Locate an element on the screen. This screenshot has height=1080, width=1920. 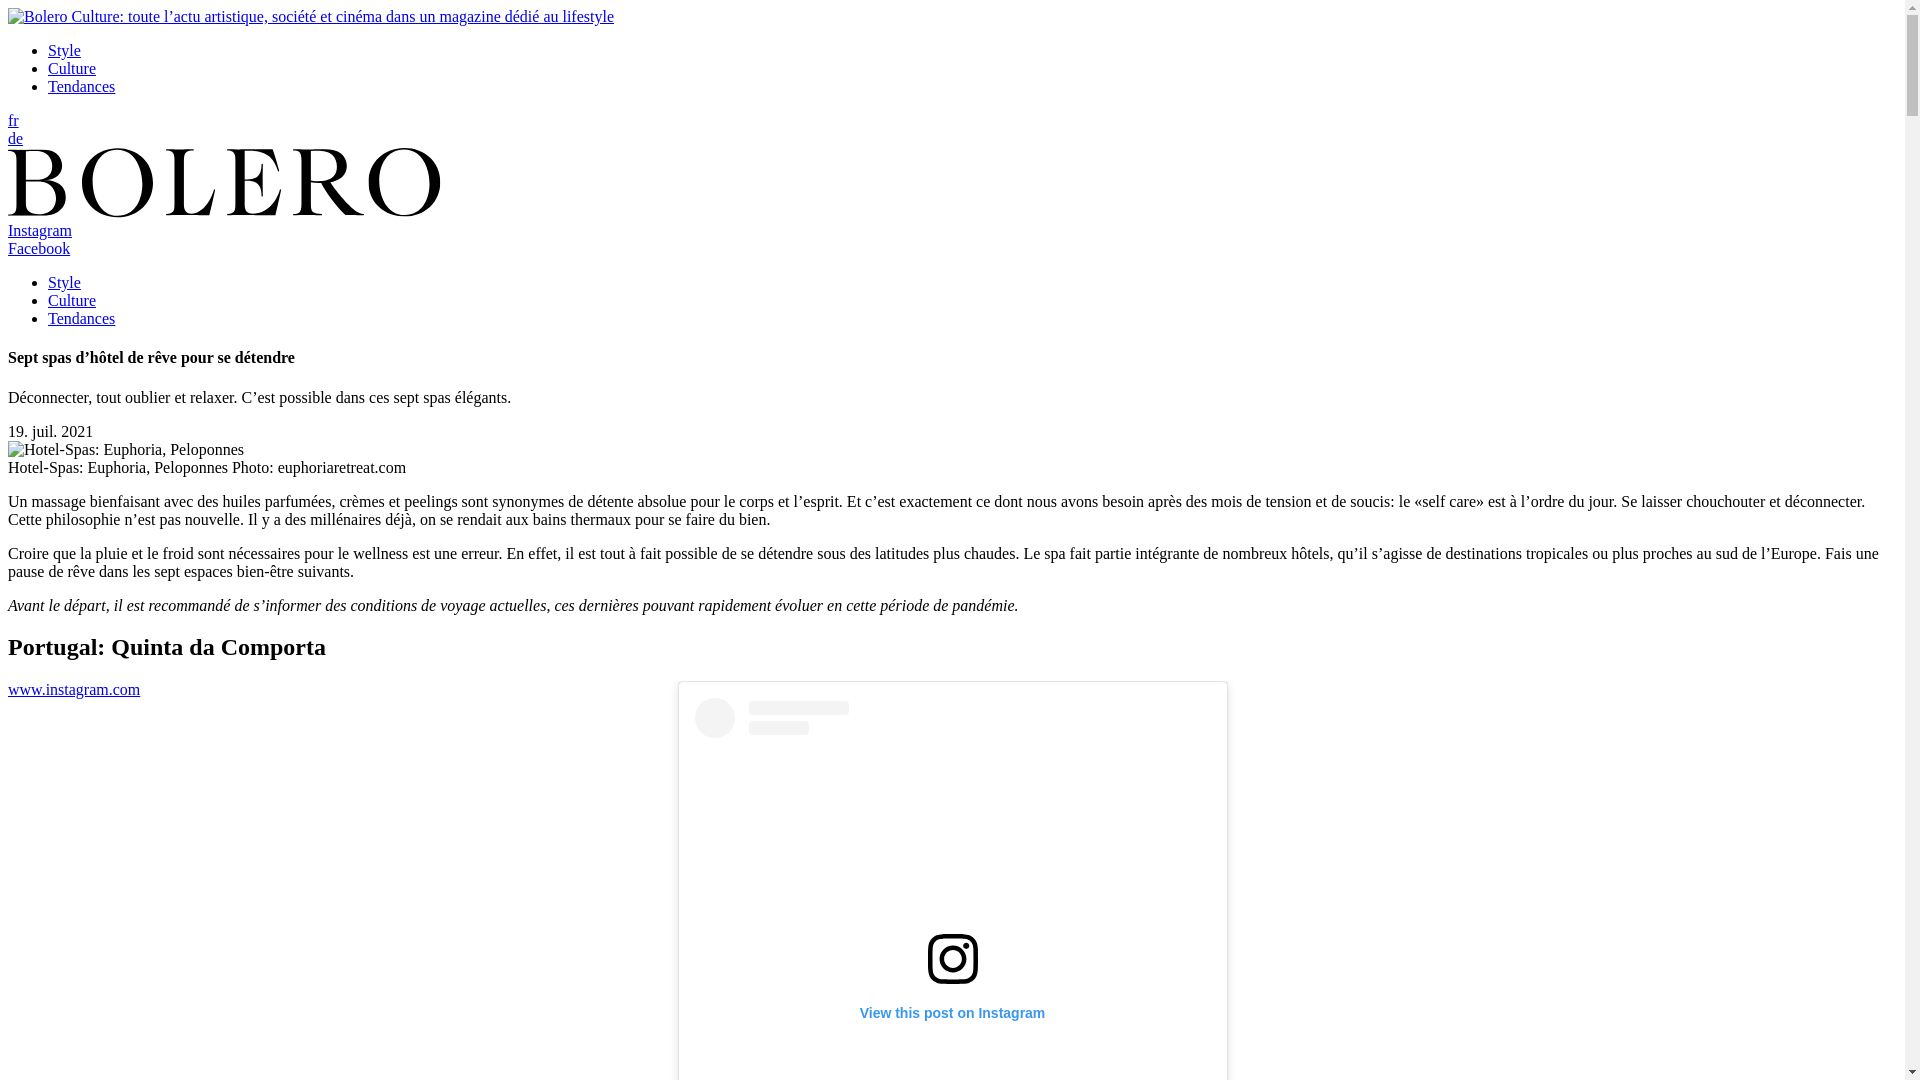
'Instagram' is located at coordinates (39, 229).